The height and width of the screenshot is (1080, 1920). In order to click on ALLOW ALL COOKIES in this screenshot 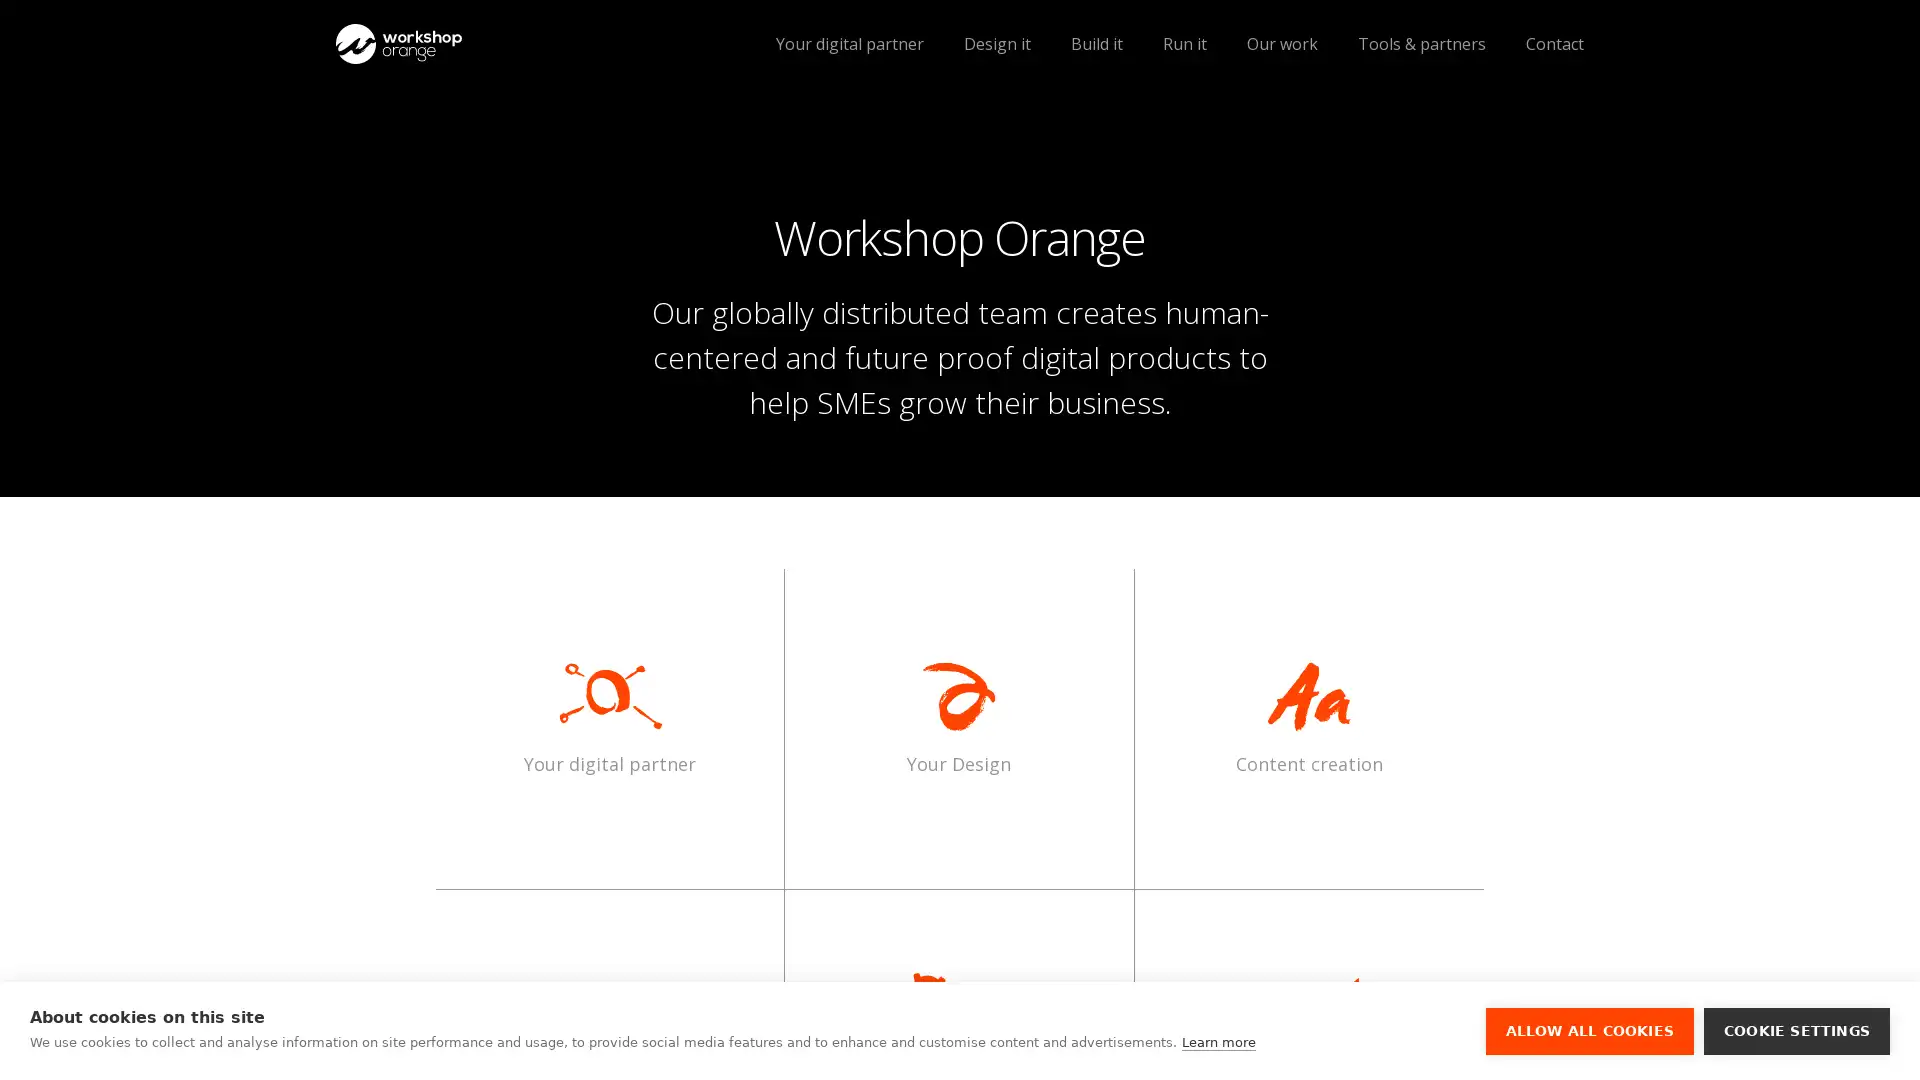, I will do `click(1588, 1030)`.